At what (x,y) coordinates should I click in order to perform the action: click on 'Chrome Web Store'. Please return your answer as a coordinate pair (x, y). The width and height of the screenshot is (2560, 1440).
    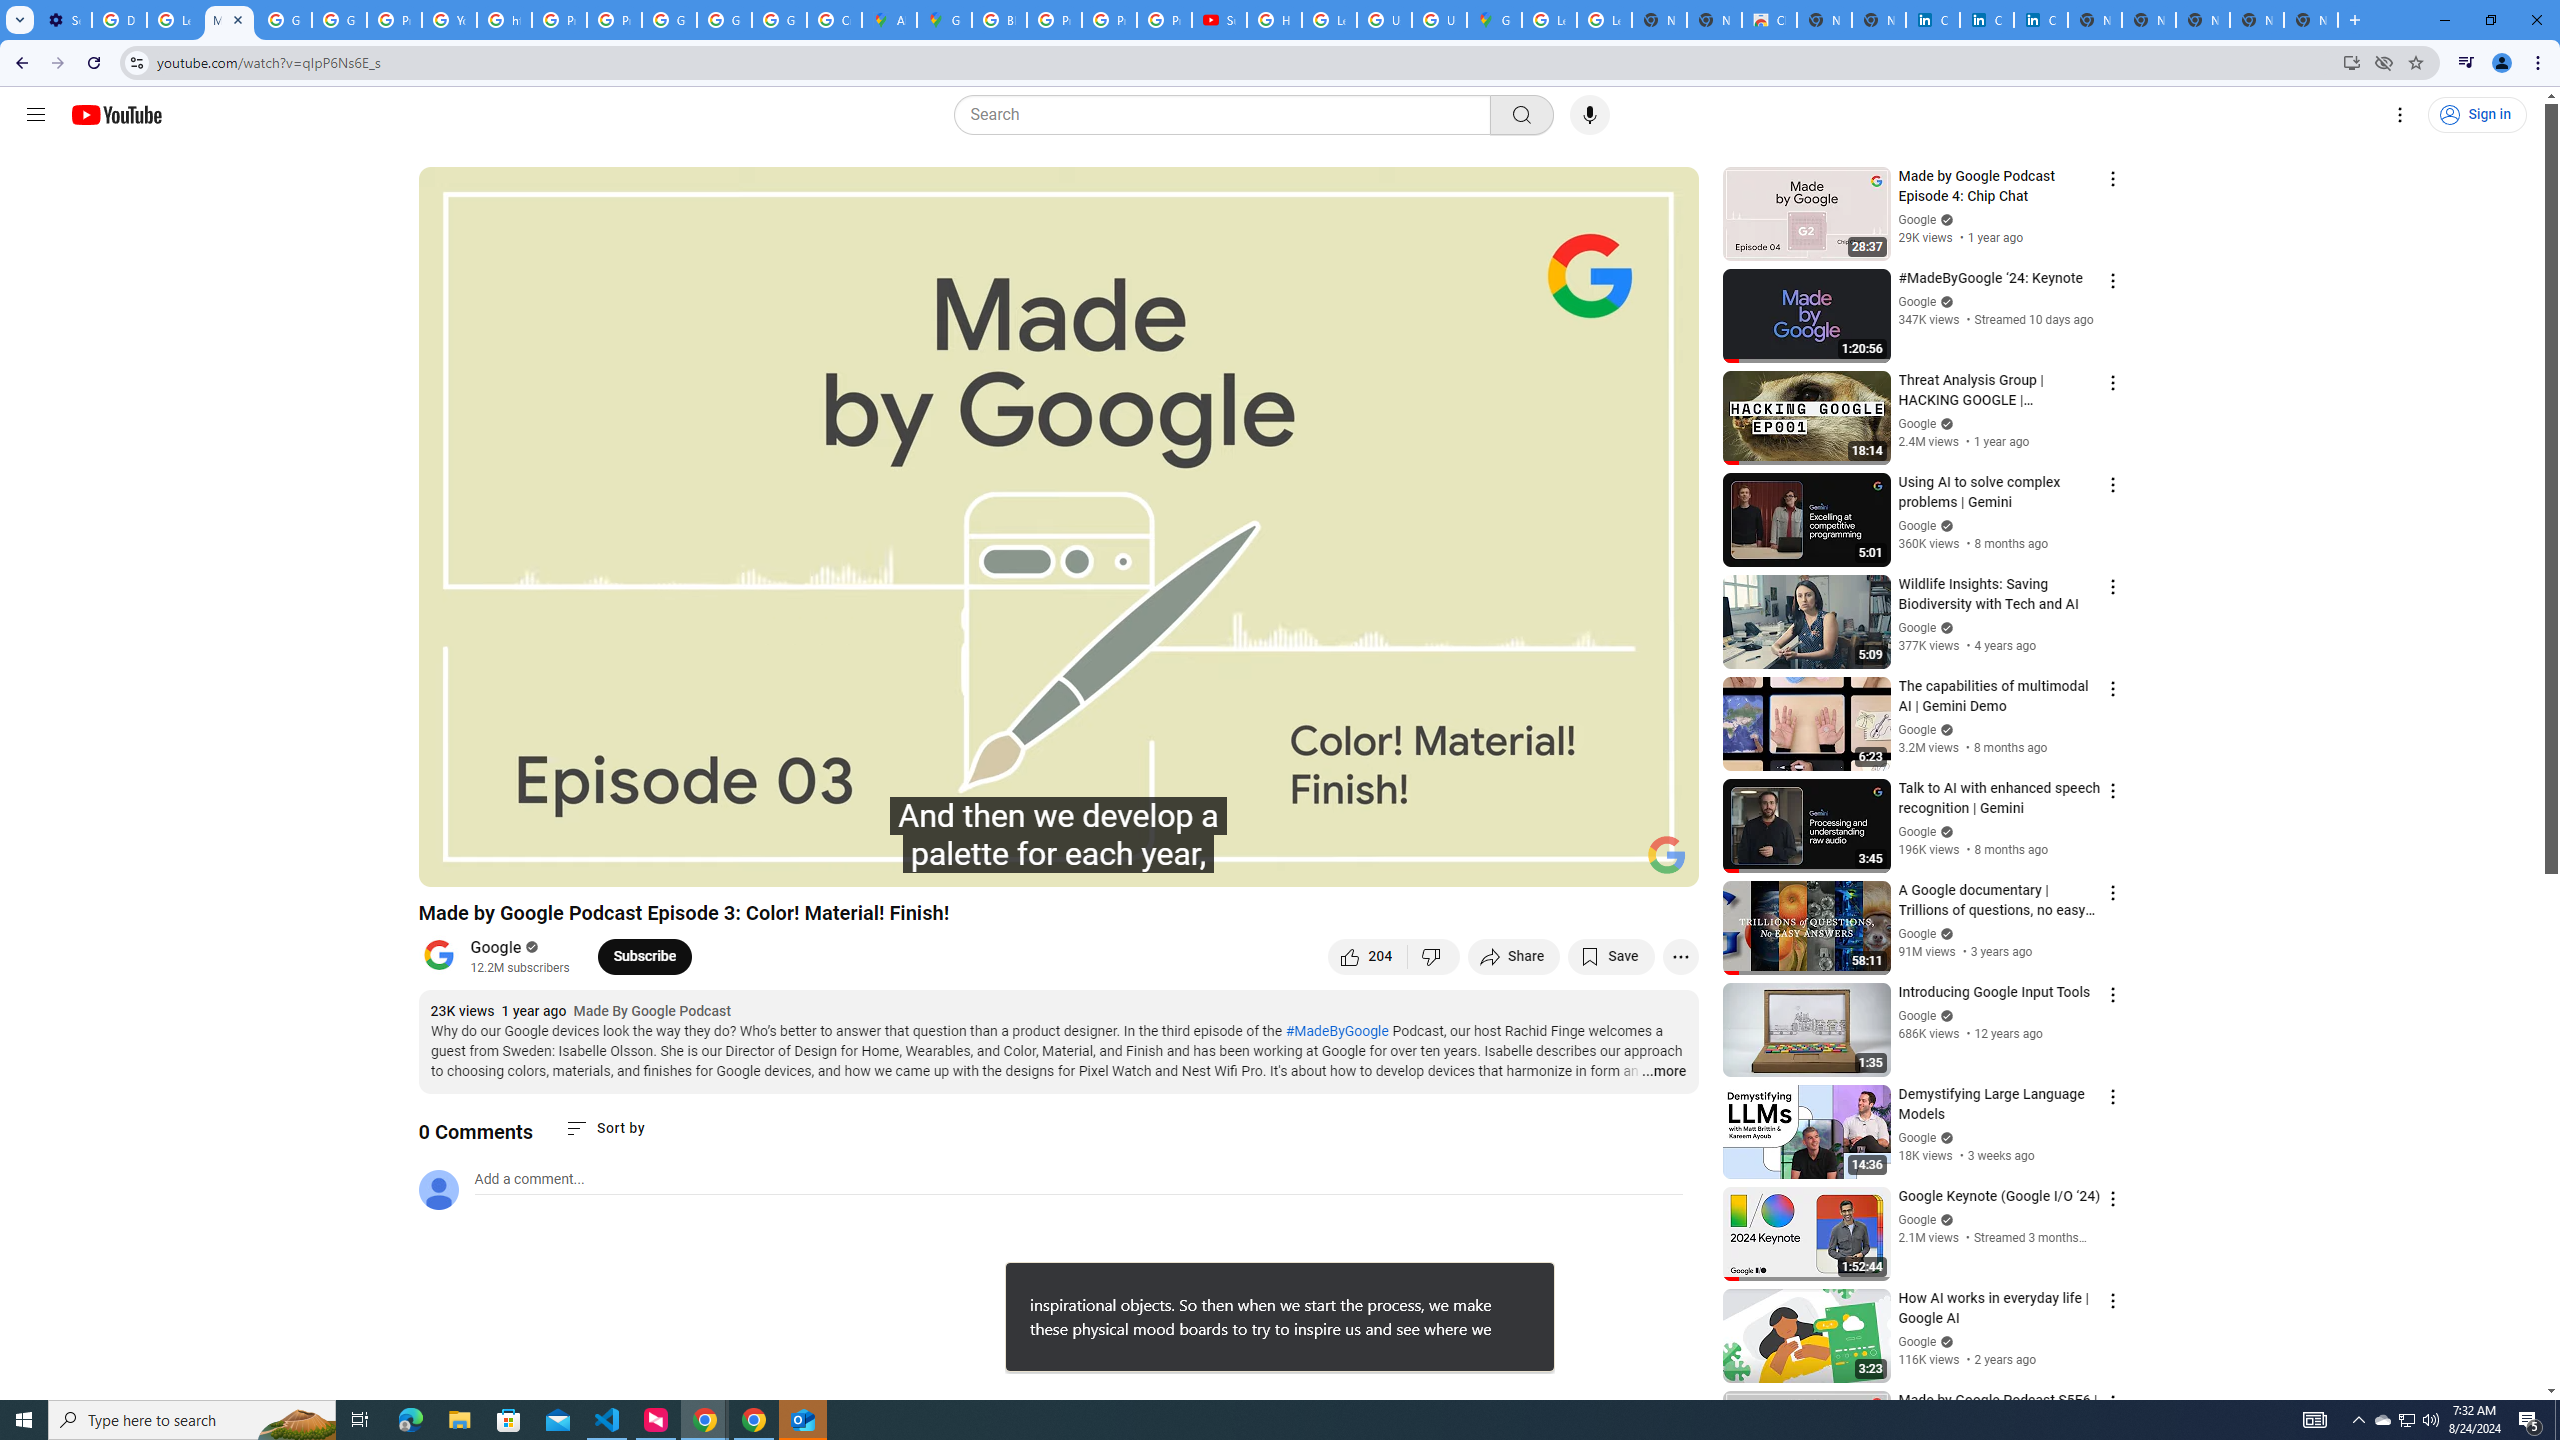
    Looking at the image, I should click on (1768, 19).